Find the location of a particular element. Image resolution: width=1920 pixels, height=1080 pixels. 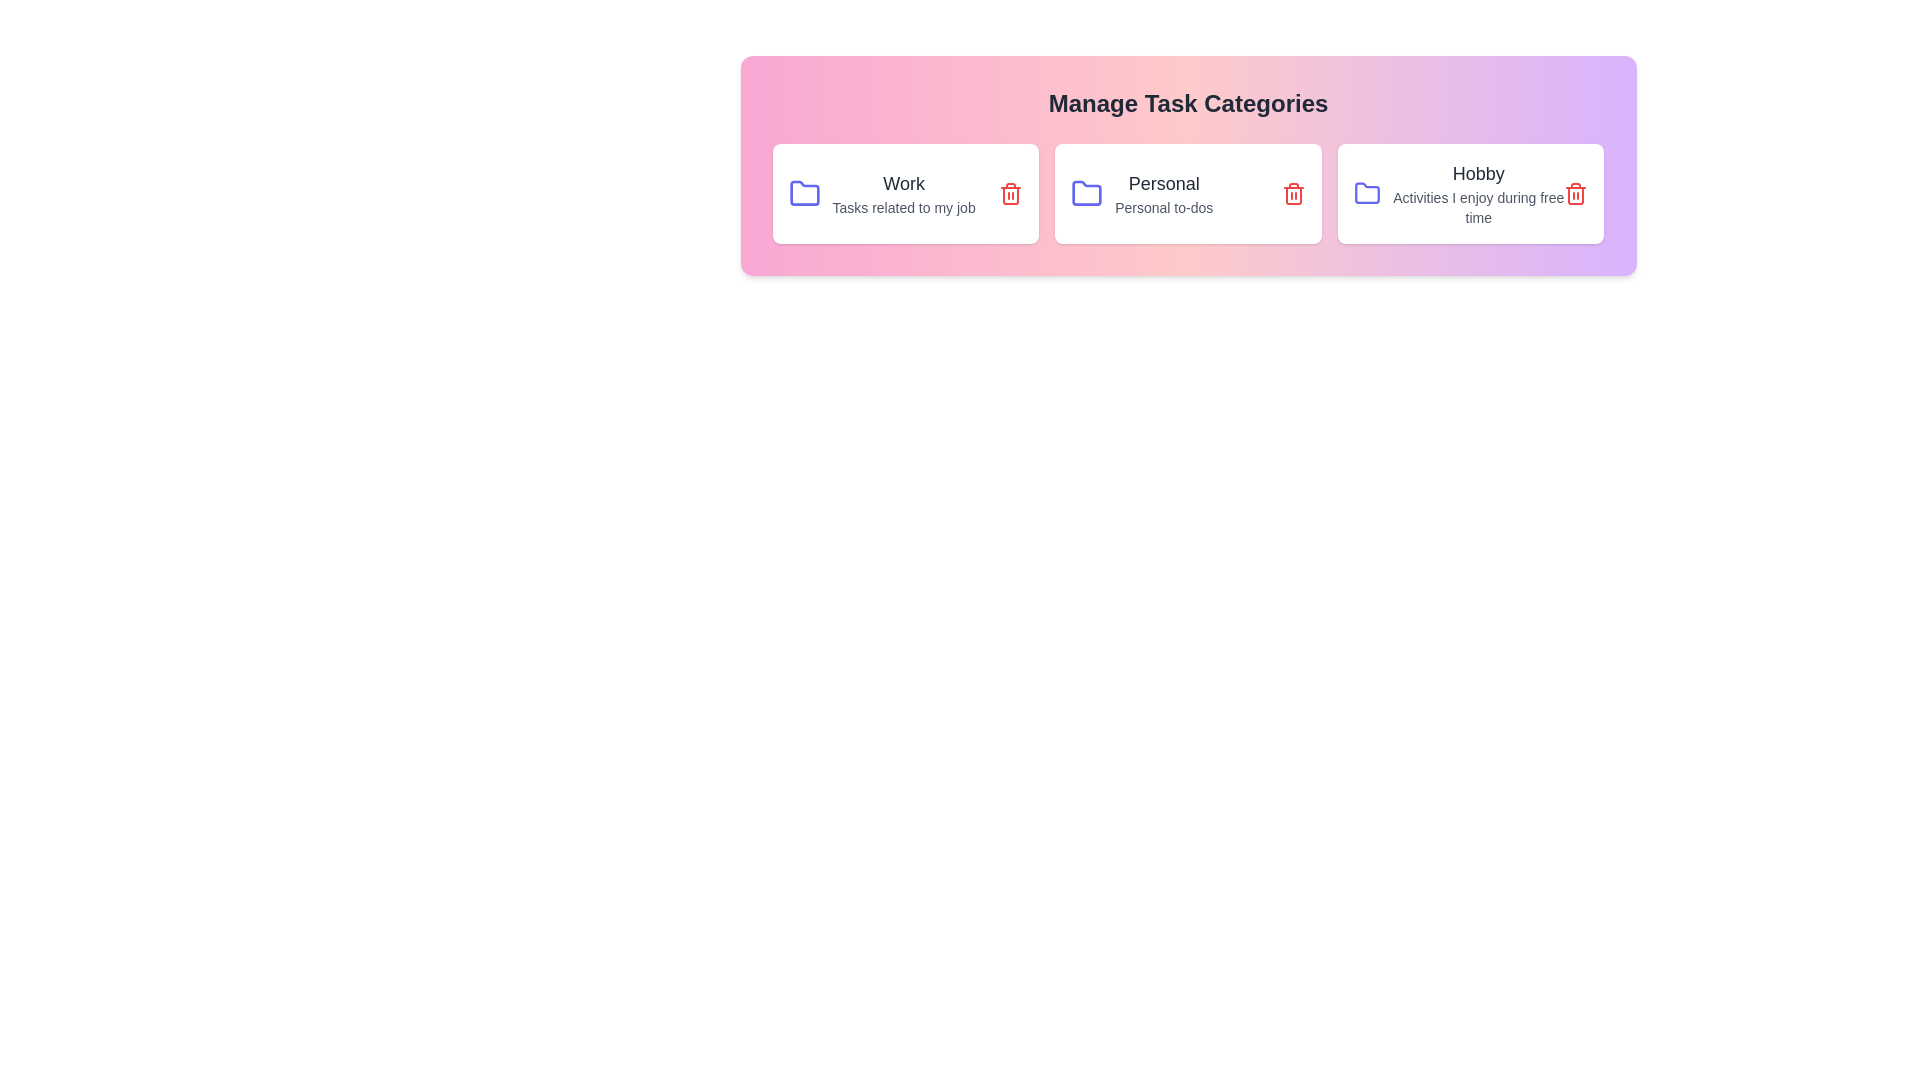

the folder icon associated with the category Hobby is located at coordinates (1366, 193).